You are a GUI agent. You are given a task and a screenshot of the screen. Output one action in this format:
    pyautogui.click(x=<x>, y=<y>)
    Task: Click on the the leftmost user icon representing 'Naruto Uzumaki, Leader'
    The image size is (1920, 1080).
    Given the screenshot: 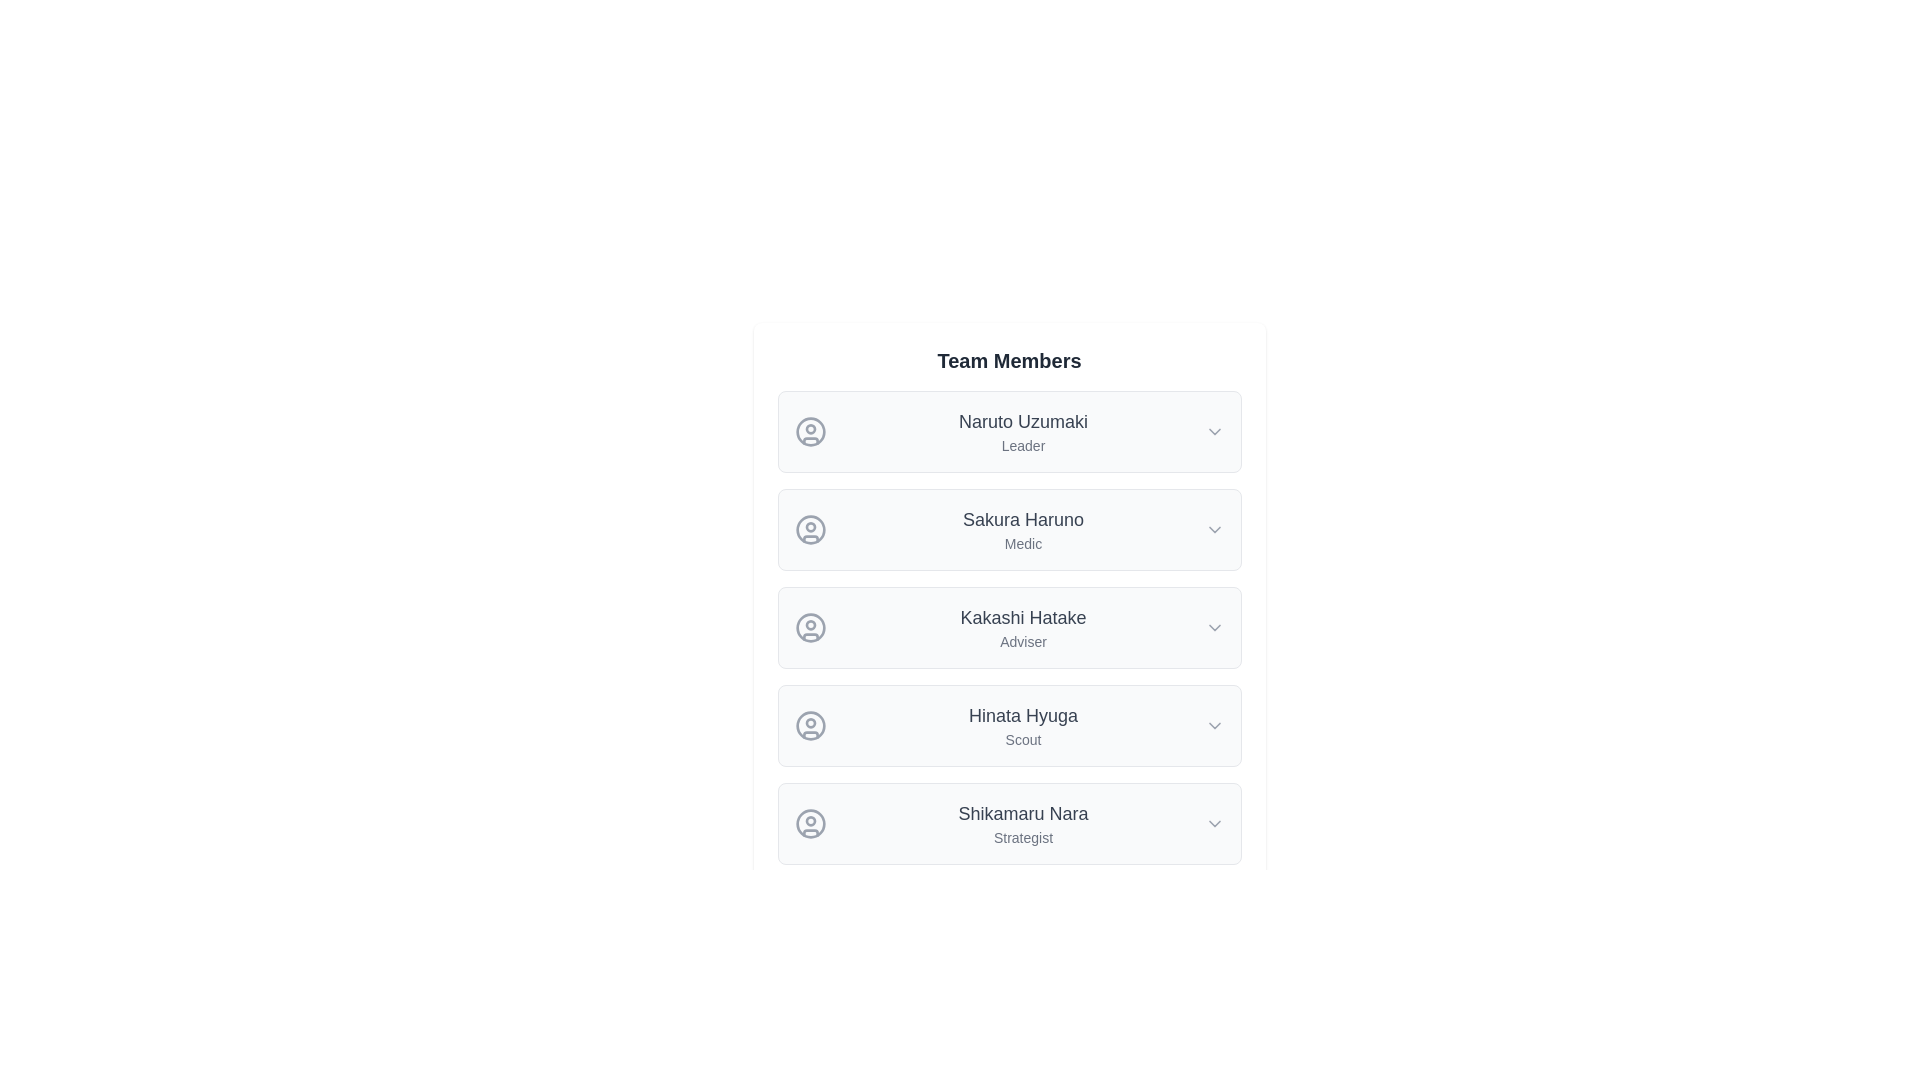 What is the action you would take?
    pyautogui.click(x=810, y=431)
    